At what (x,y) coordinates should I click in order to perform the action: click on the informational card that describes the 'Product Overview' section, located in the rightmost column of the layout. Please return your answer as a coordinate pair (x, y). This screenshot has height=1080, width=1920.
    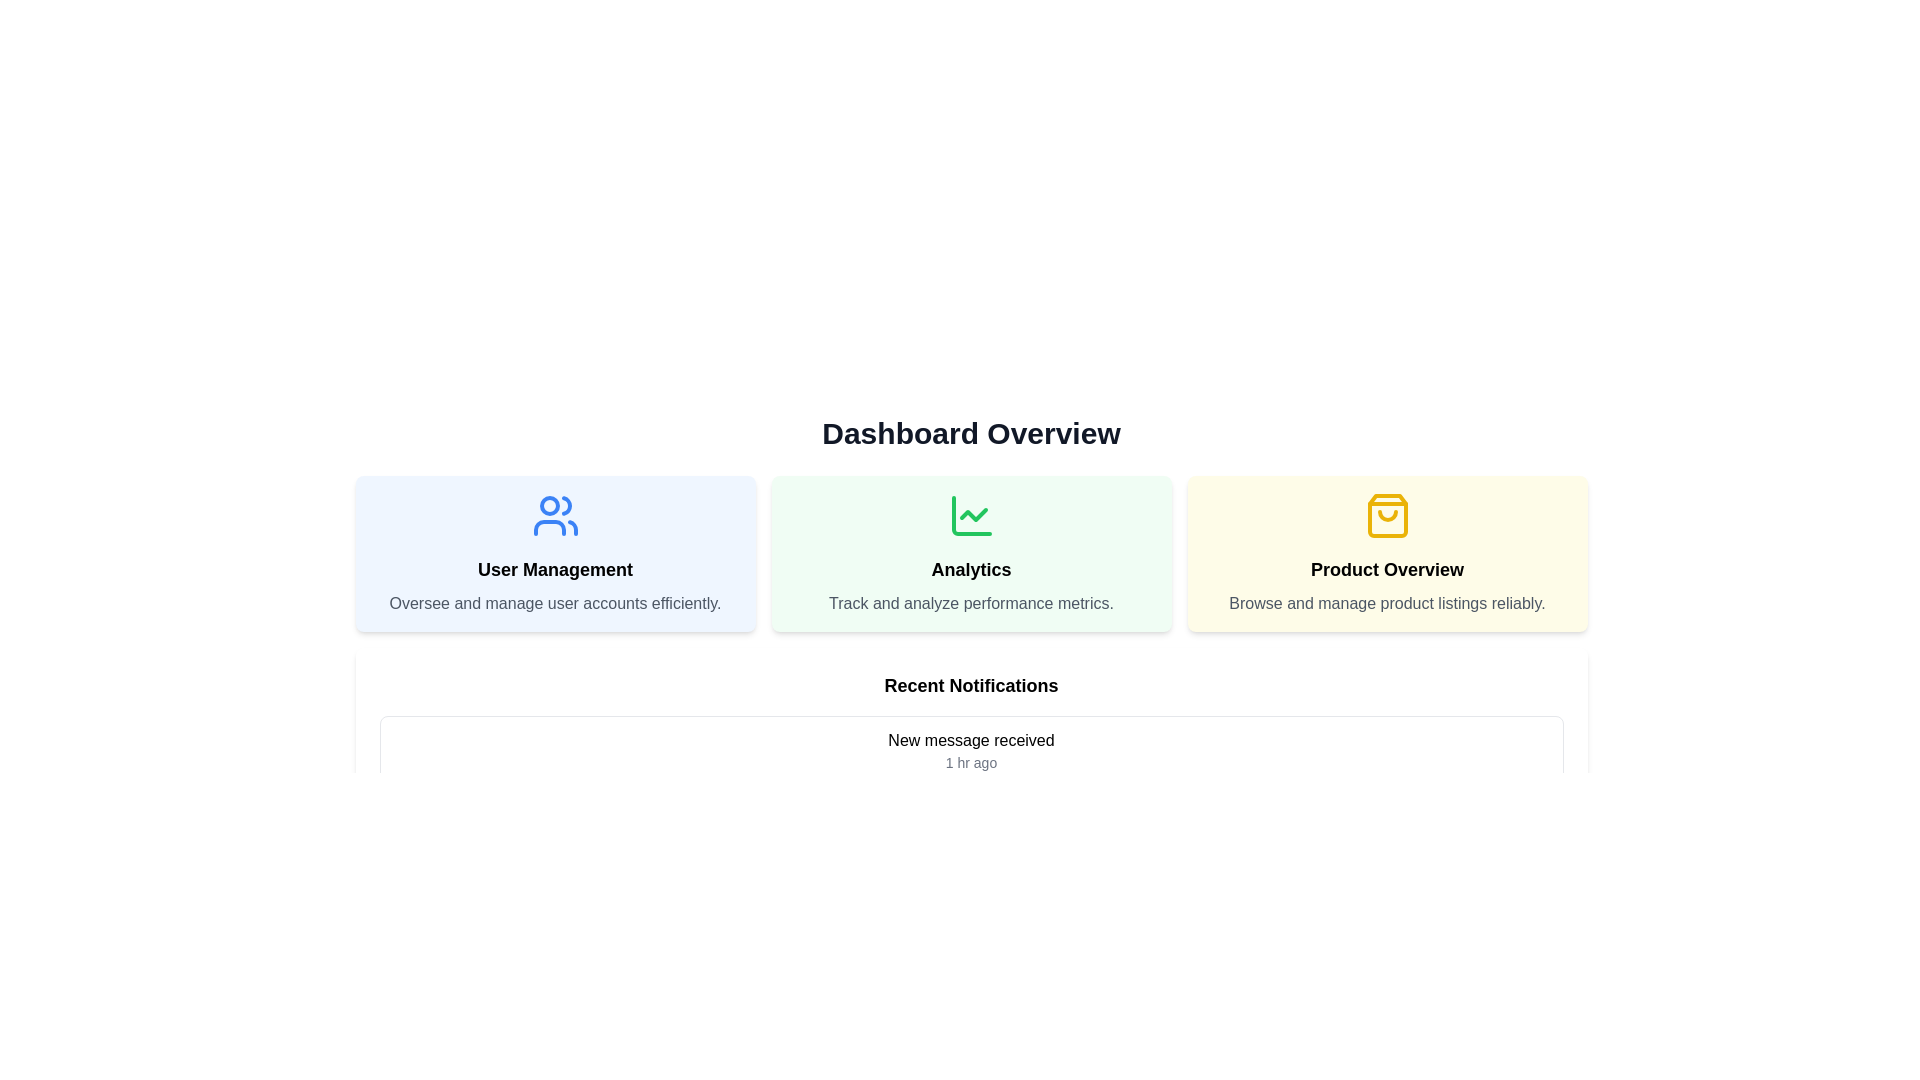
    Looking at the image, I should click on (1386, 554).